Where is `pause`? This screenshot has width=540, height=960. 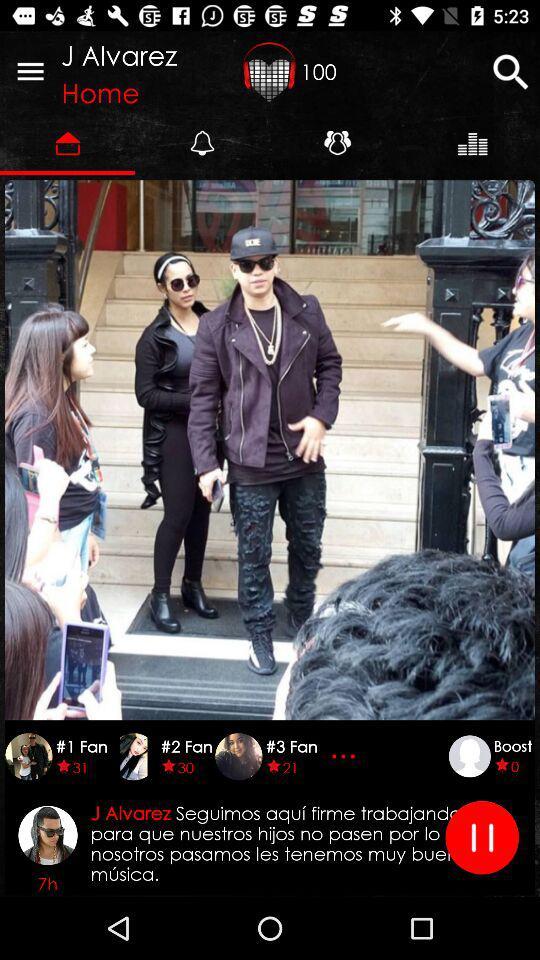
pause is located at coordinates (481, 837).